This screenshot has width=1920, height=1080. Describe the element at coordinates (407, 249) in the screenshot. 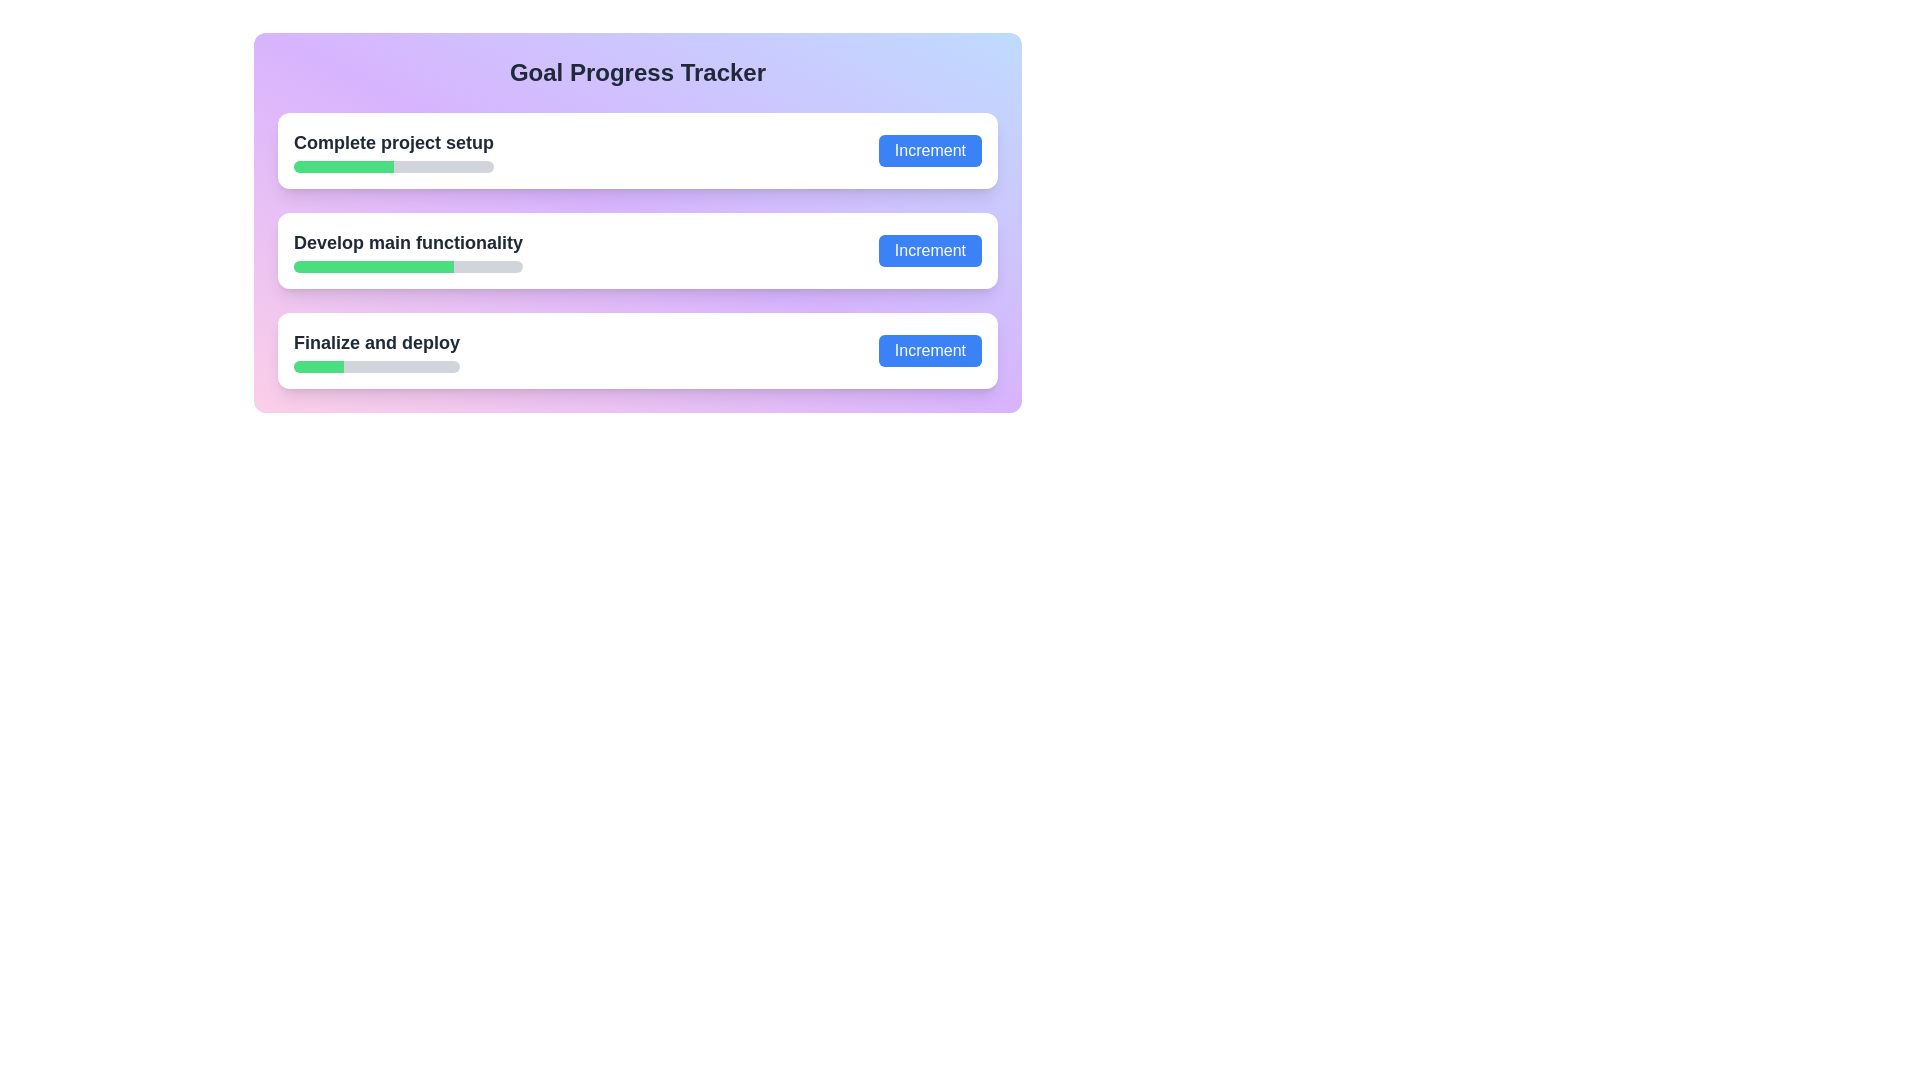

I see `the title of the progress tracker task item located in the second entry of a vertically aligned list within its card, which is positioned below 'Complete project setup' and above 'Finalize and deploy'` at that location.